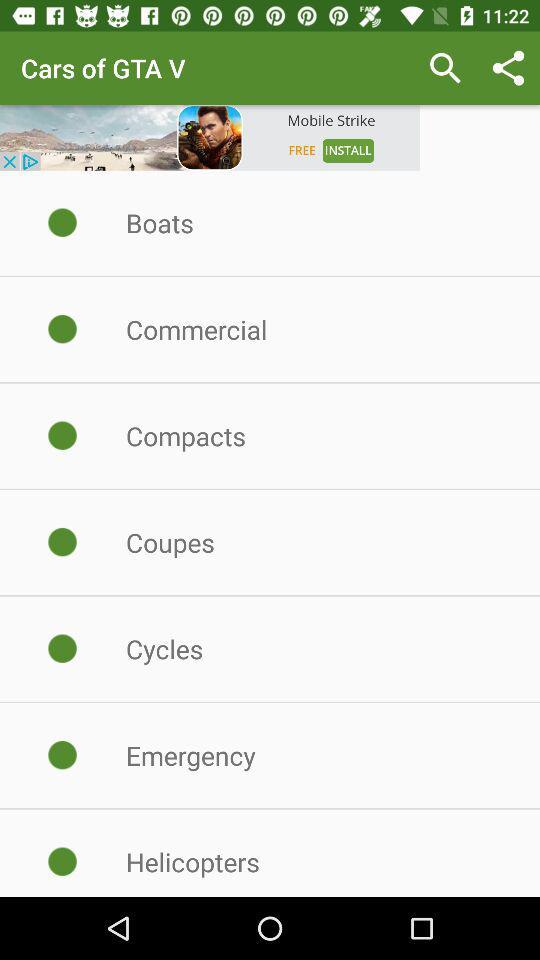 The width and height of the screenshot is (540, 960). What do you see at coordinates (63, 436) in the screenshot?
I see `compacts click the beside  radio button` at bounding box center [63, 436].